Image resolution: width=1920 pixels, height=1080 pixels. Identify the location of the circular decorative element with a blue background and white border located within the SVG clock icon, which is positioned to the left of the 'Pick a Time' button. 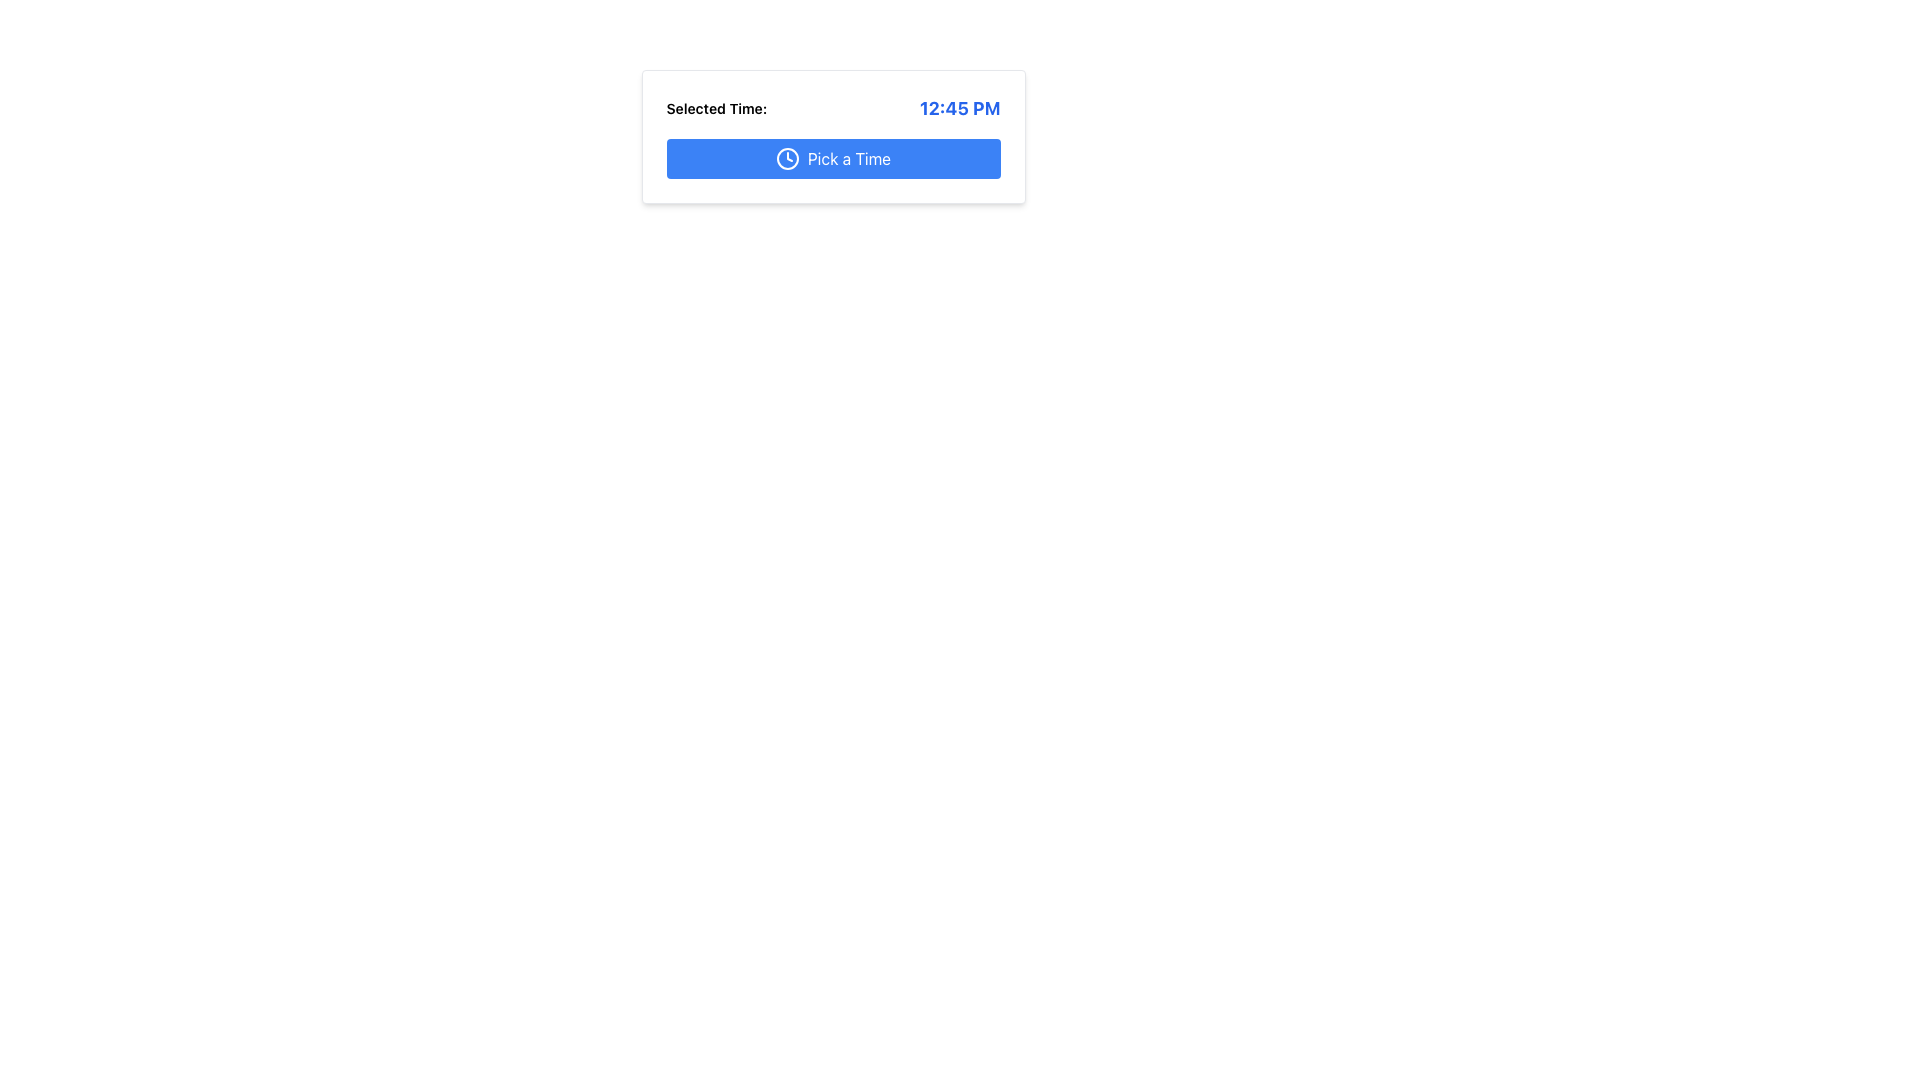
(786, 157).